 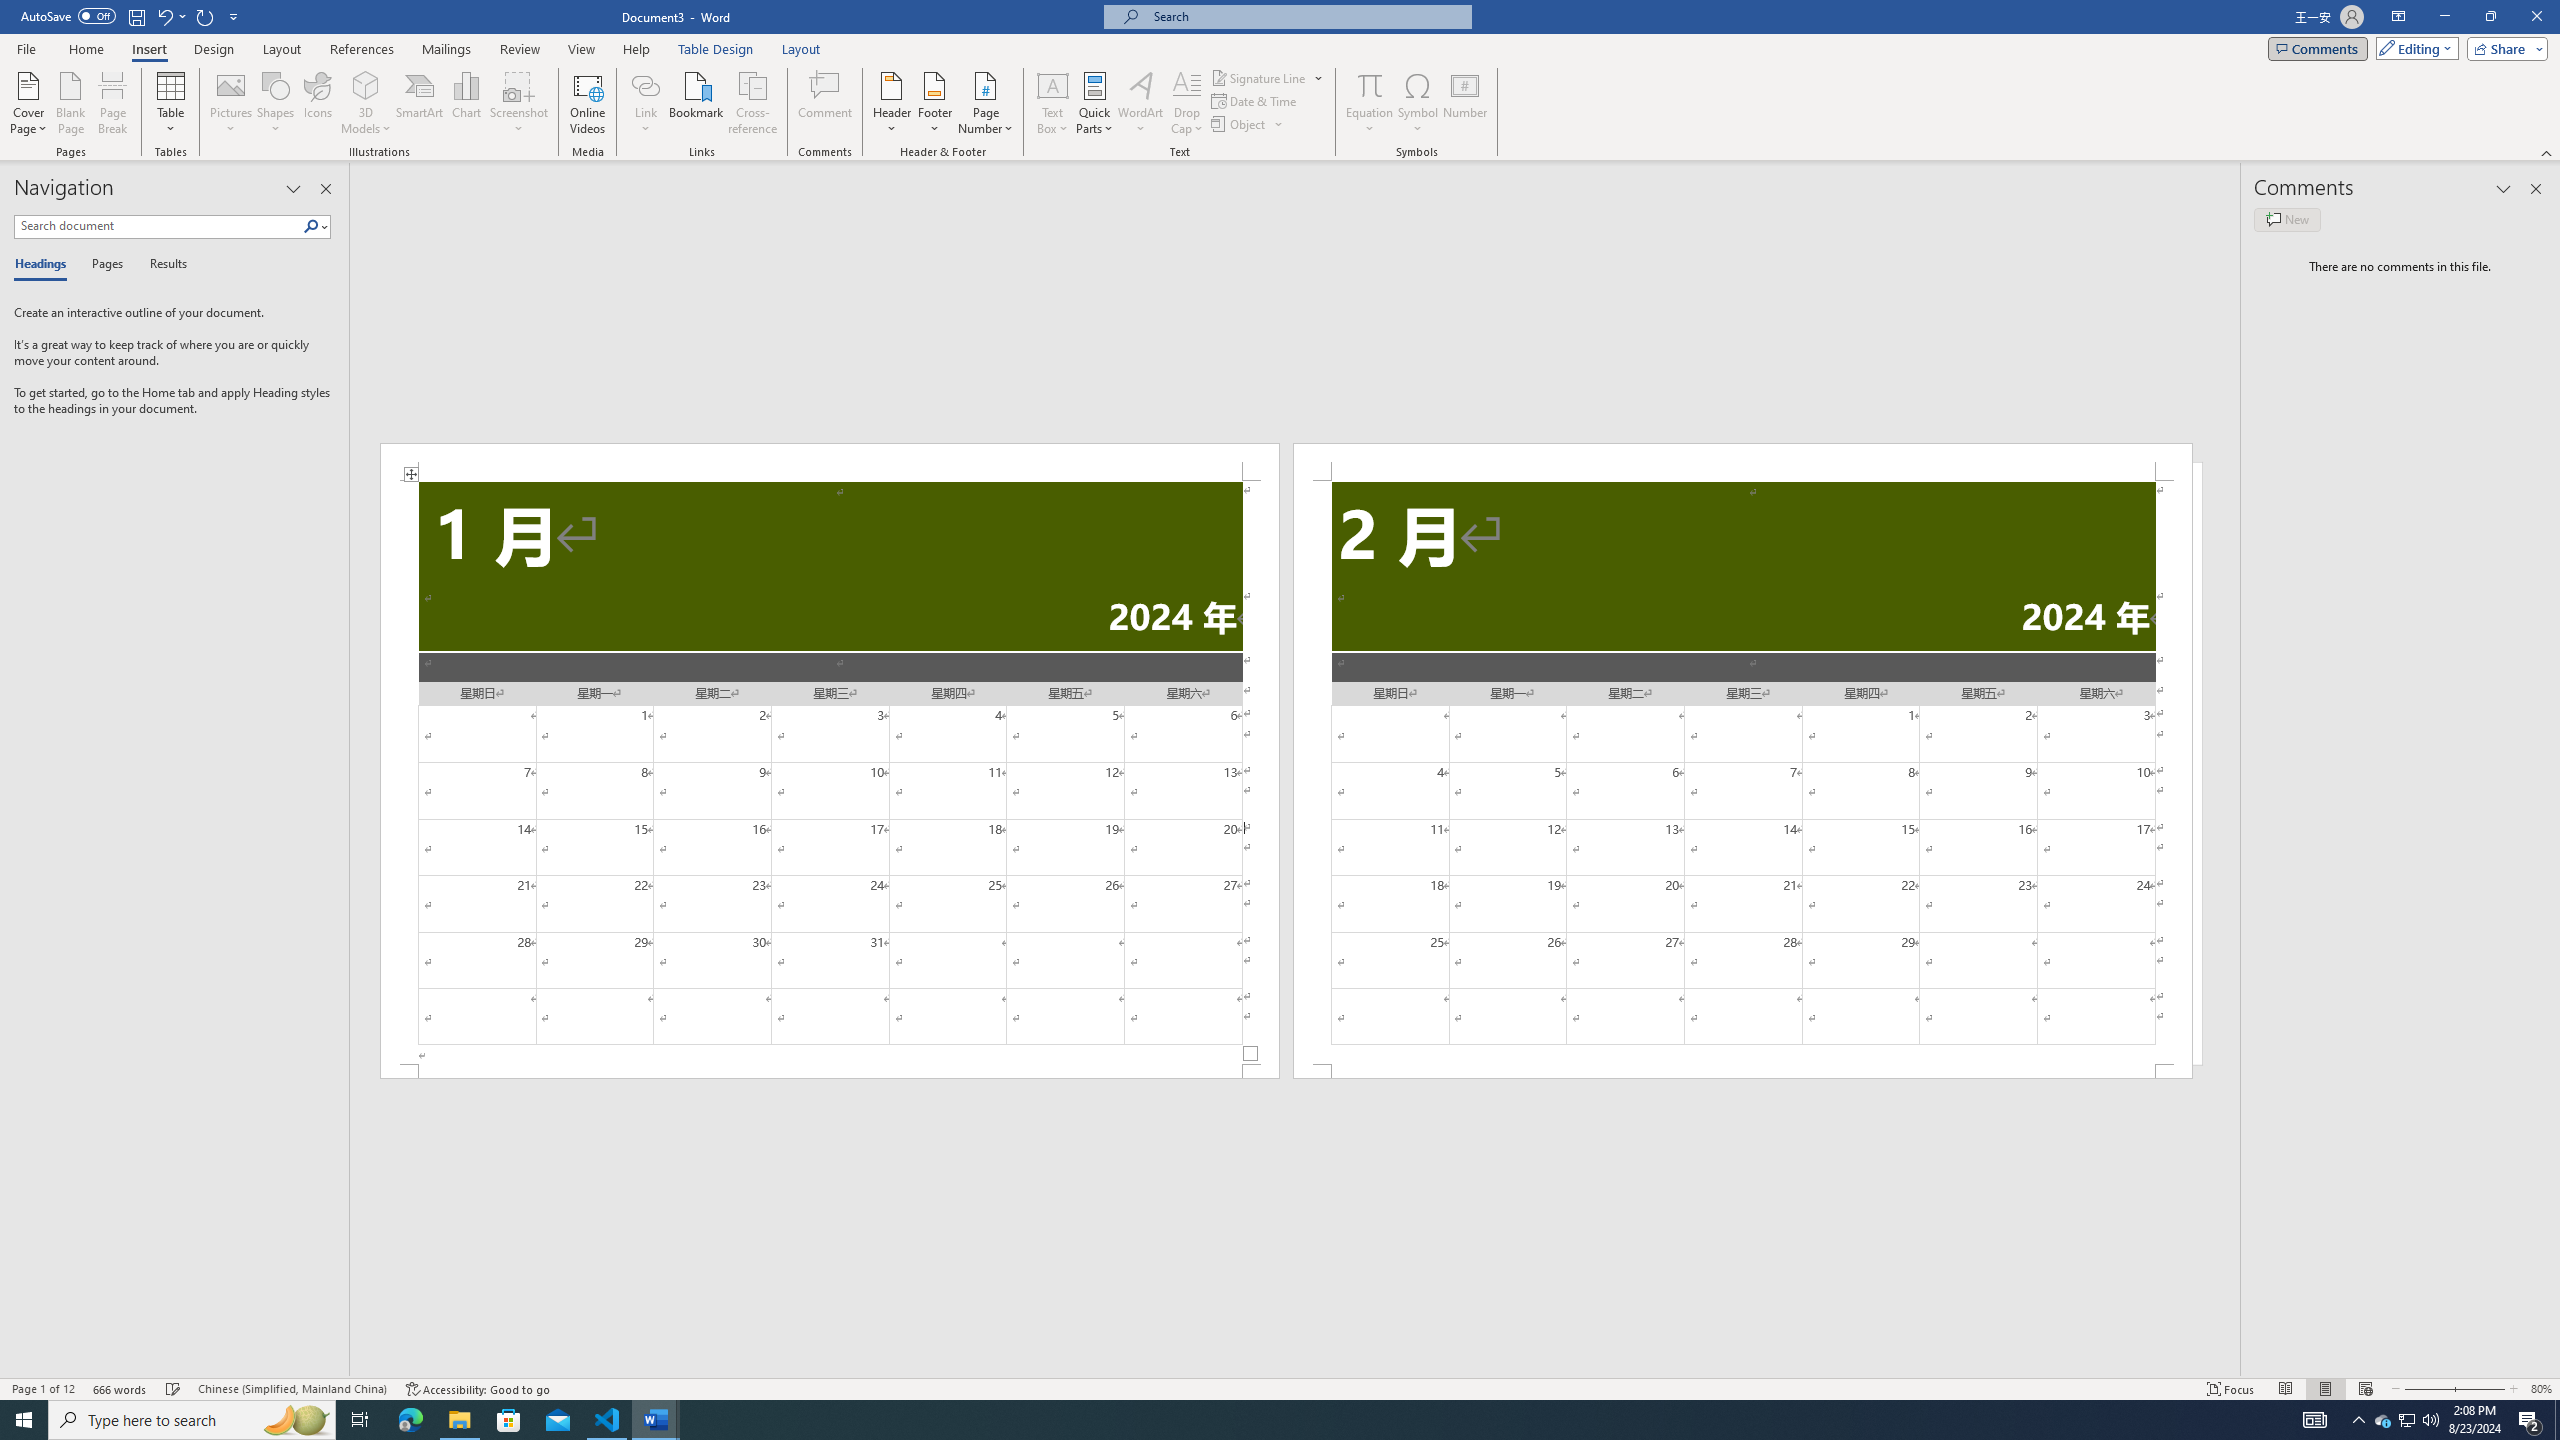 I want to click on 'Read Mode', so click(x=2286, y=1389).